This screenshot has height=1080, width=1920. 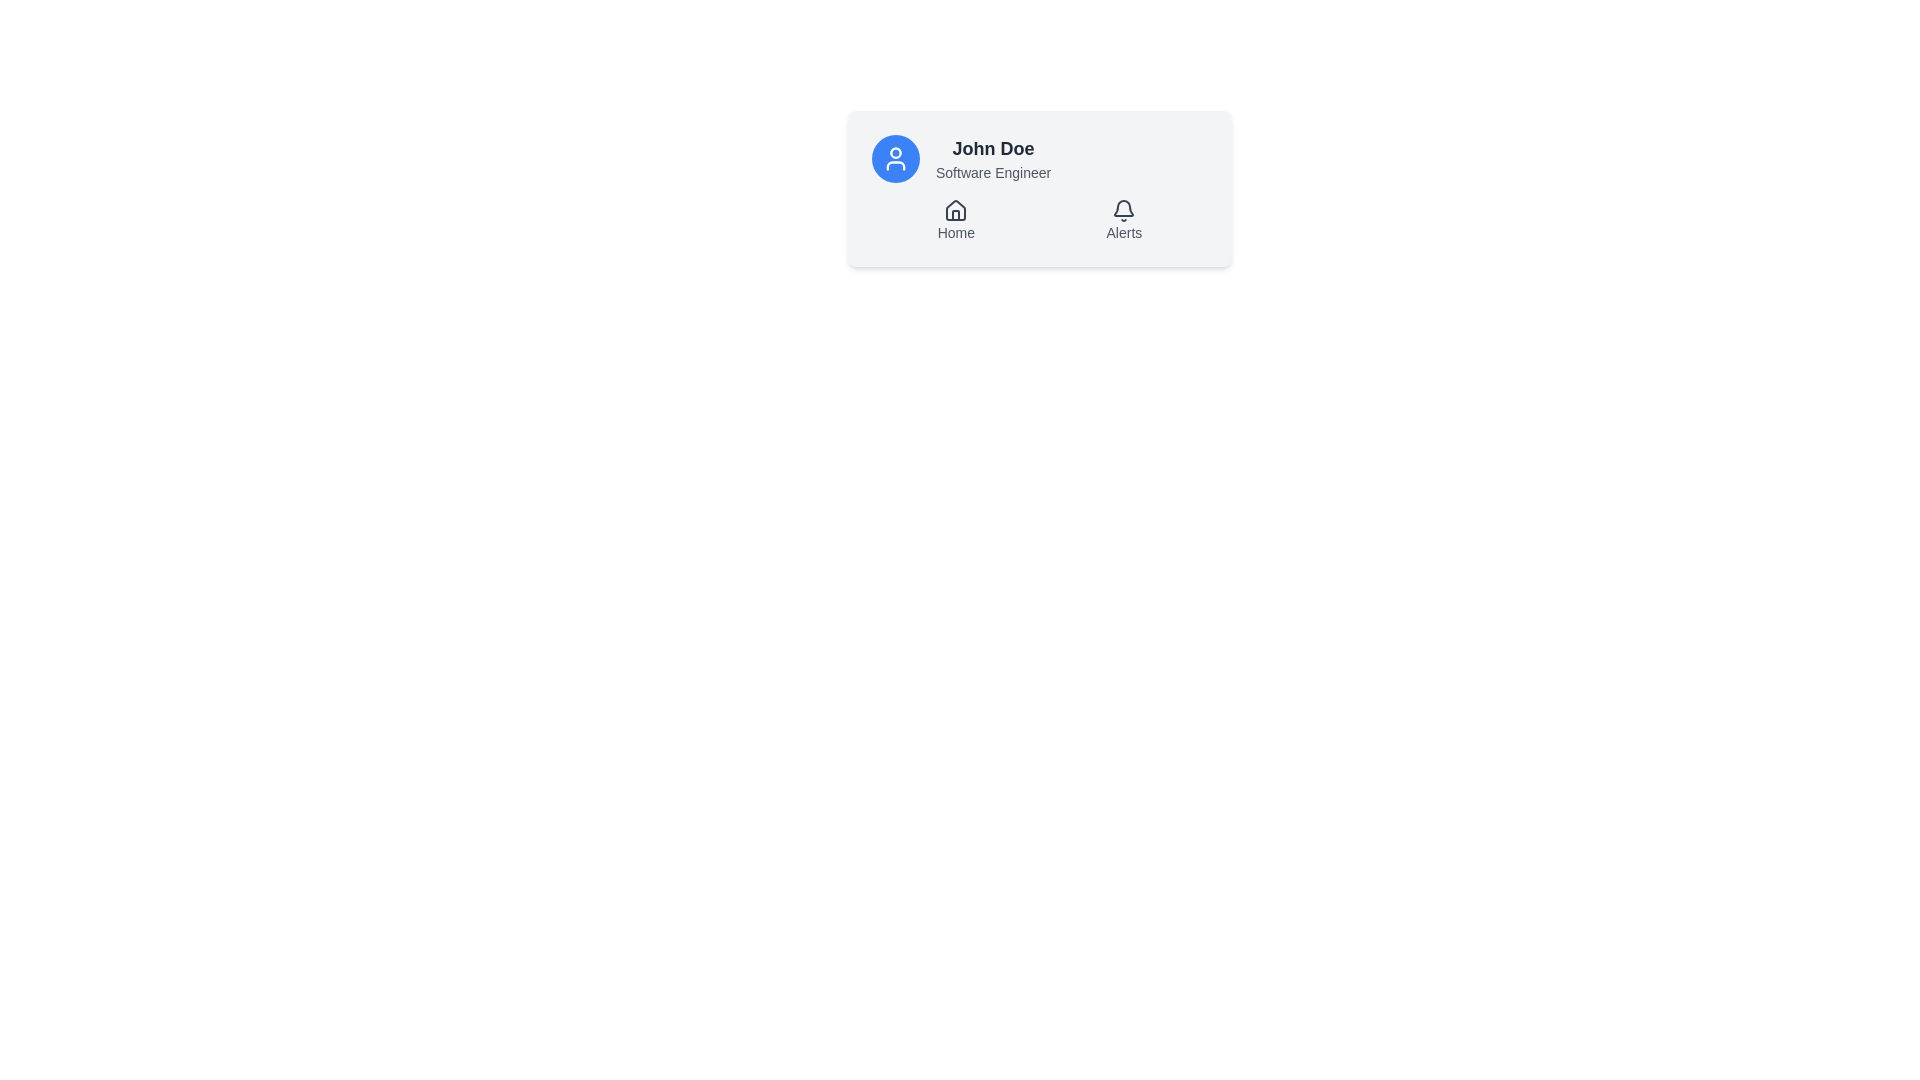 What do you see at coordinates (1124, 208) in the screenshot?
I see `the bell icon in the 'Alerts' section` at bounding box center [1124, 208].